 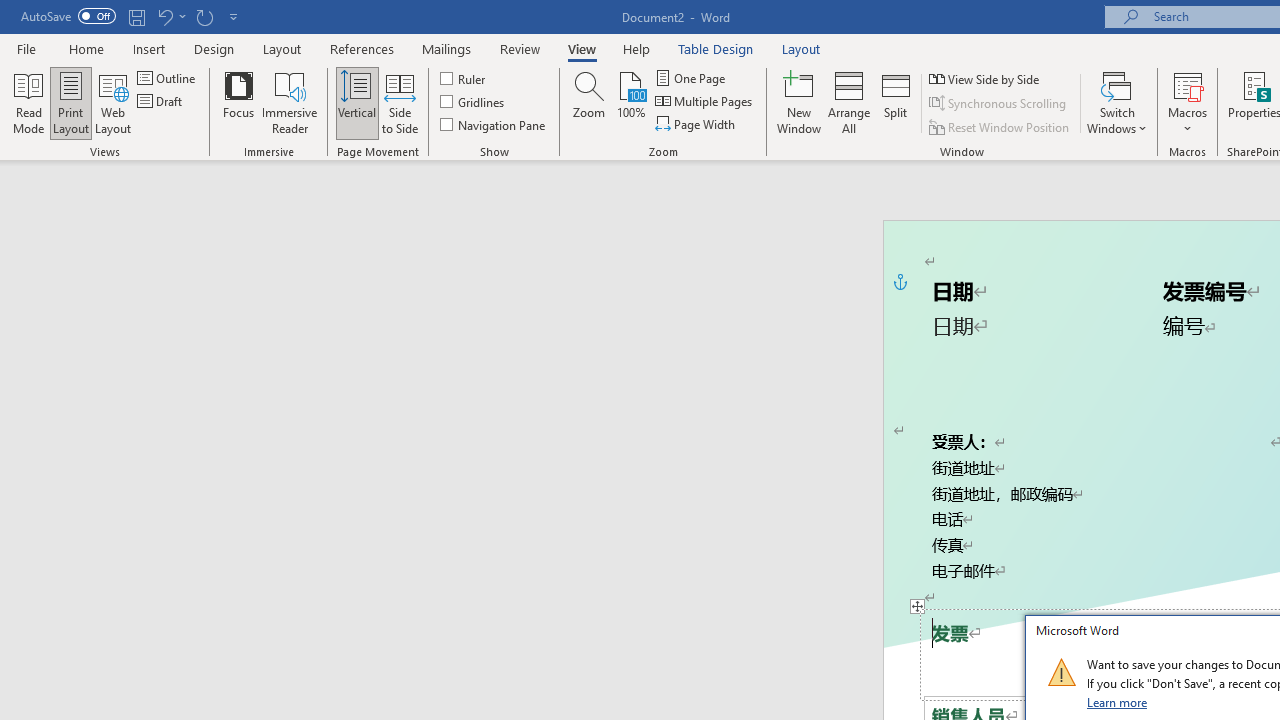 I want to click on 'Side to Side', so click(x=400, y=103).